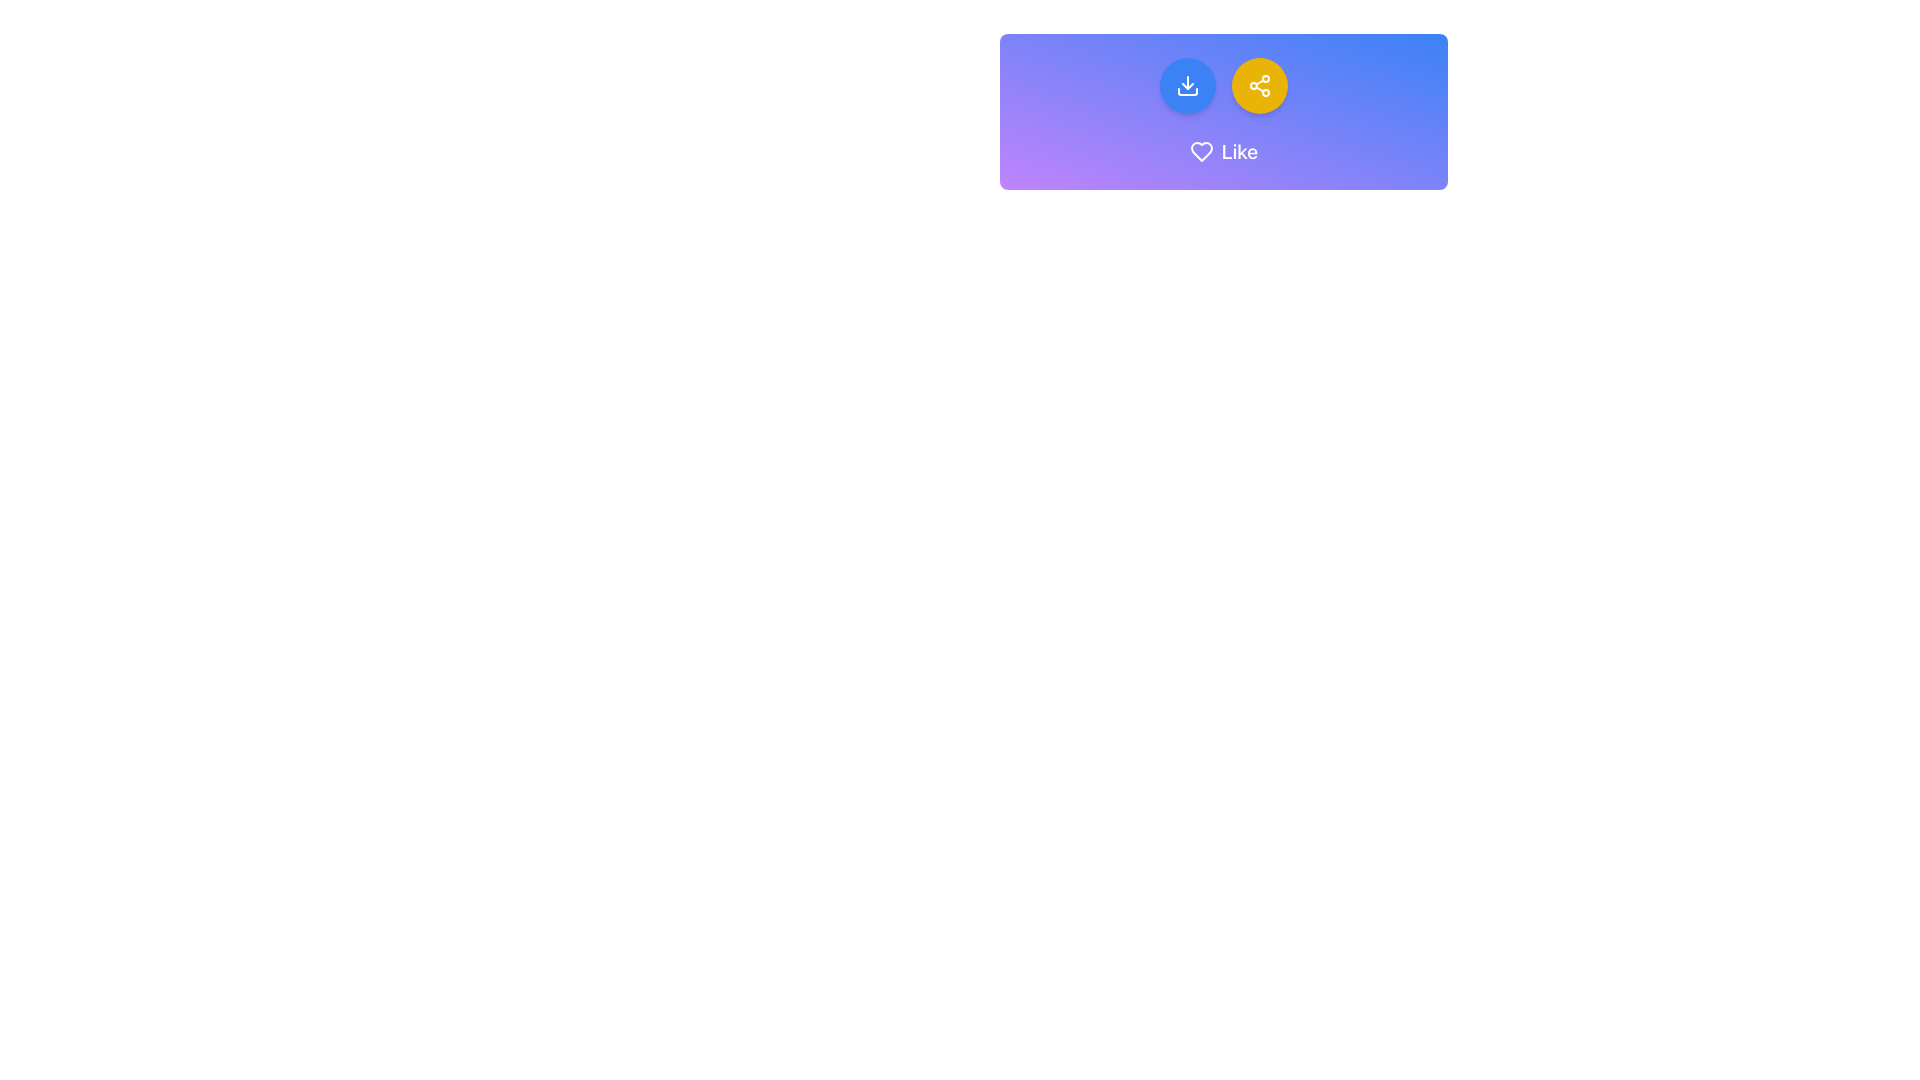  What do you see at coordinates (1200, 150) in the screenshot?
I see `the first icon representing the 'Like' action, positioned to the left of the text 'Like', which serves as a visual representation for favoriting an item` at bounding box center [1200, 150].